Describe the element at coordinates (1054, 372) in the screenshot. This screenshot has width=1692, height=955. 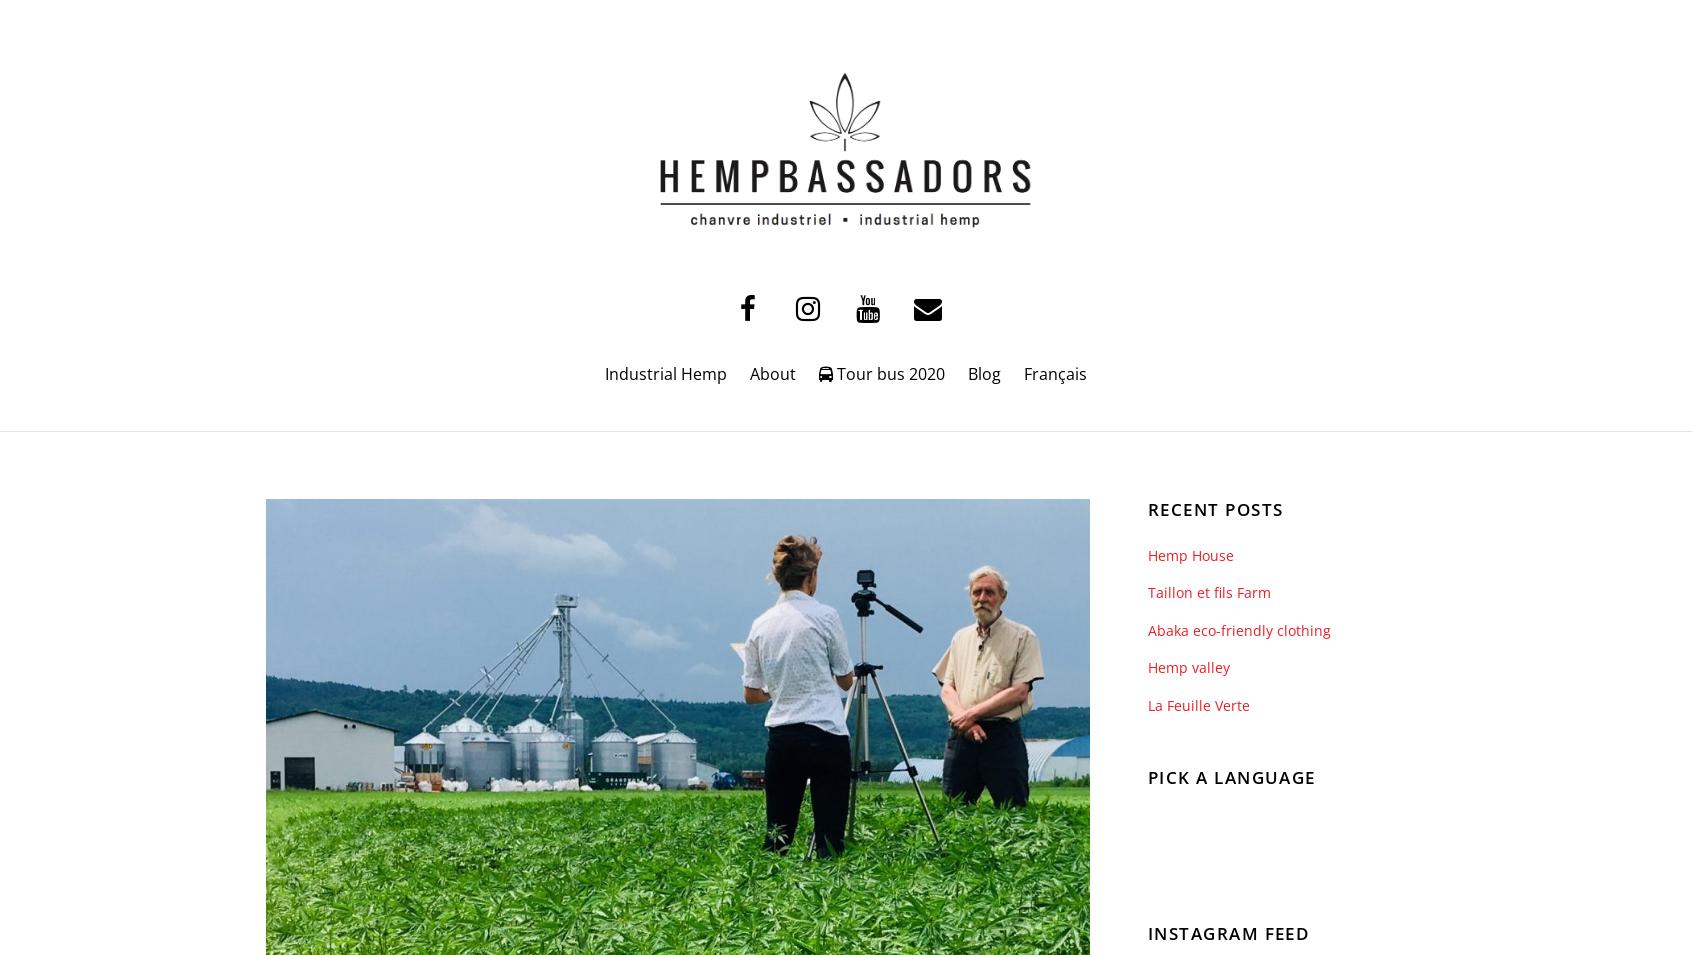
I see `'Français'` at that location.